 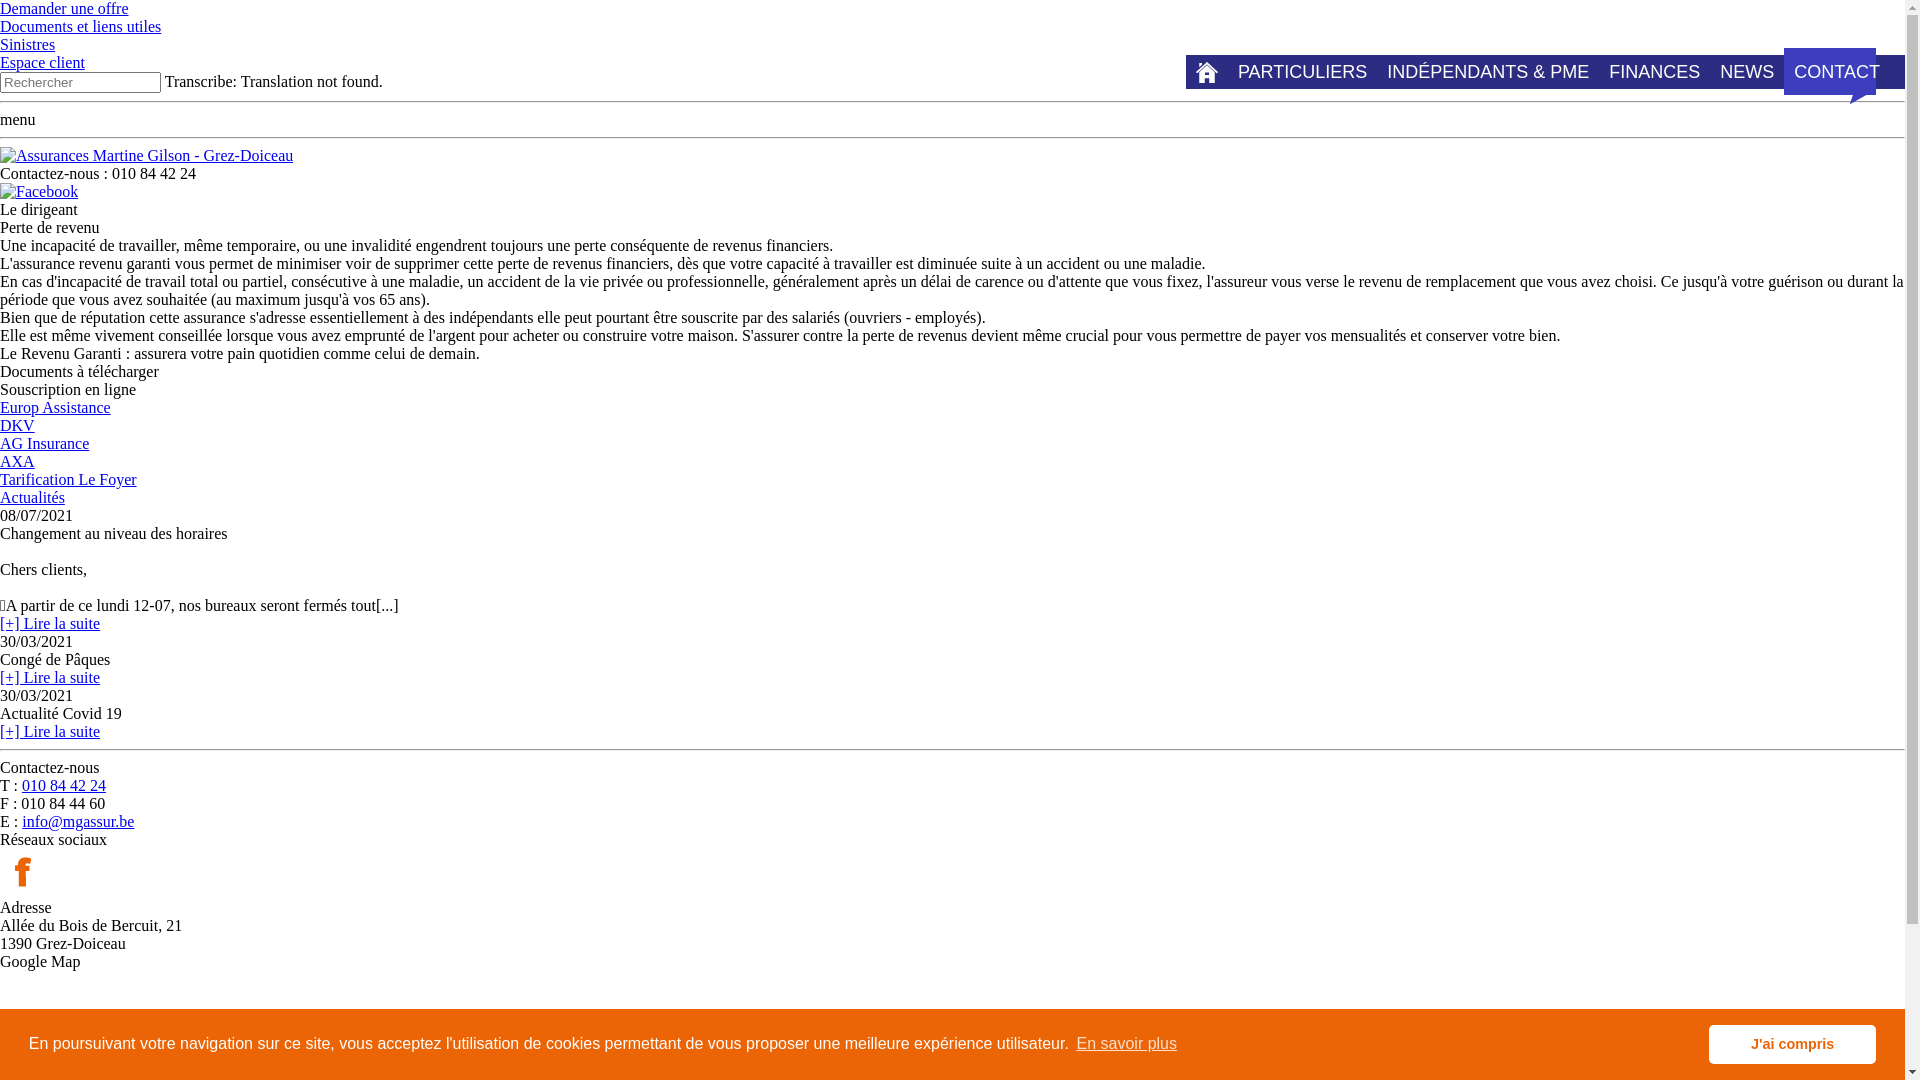 What do you see at coordinates (64, 8) in the screenshot?
I see `'Demander une offre'` at bounding box center [64, 8].